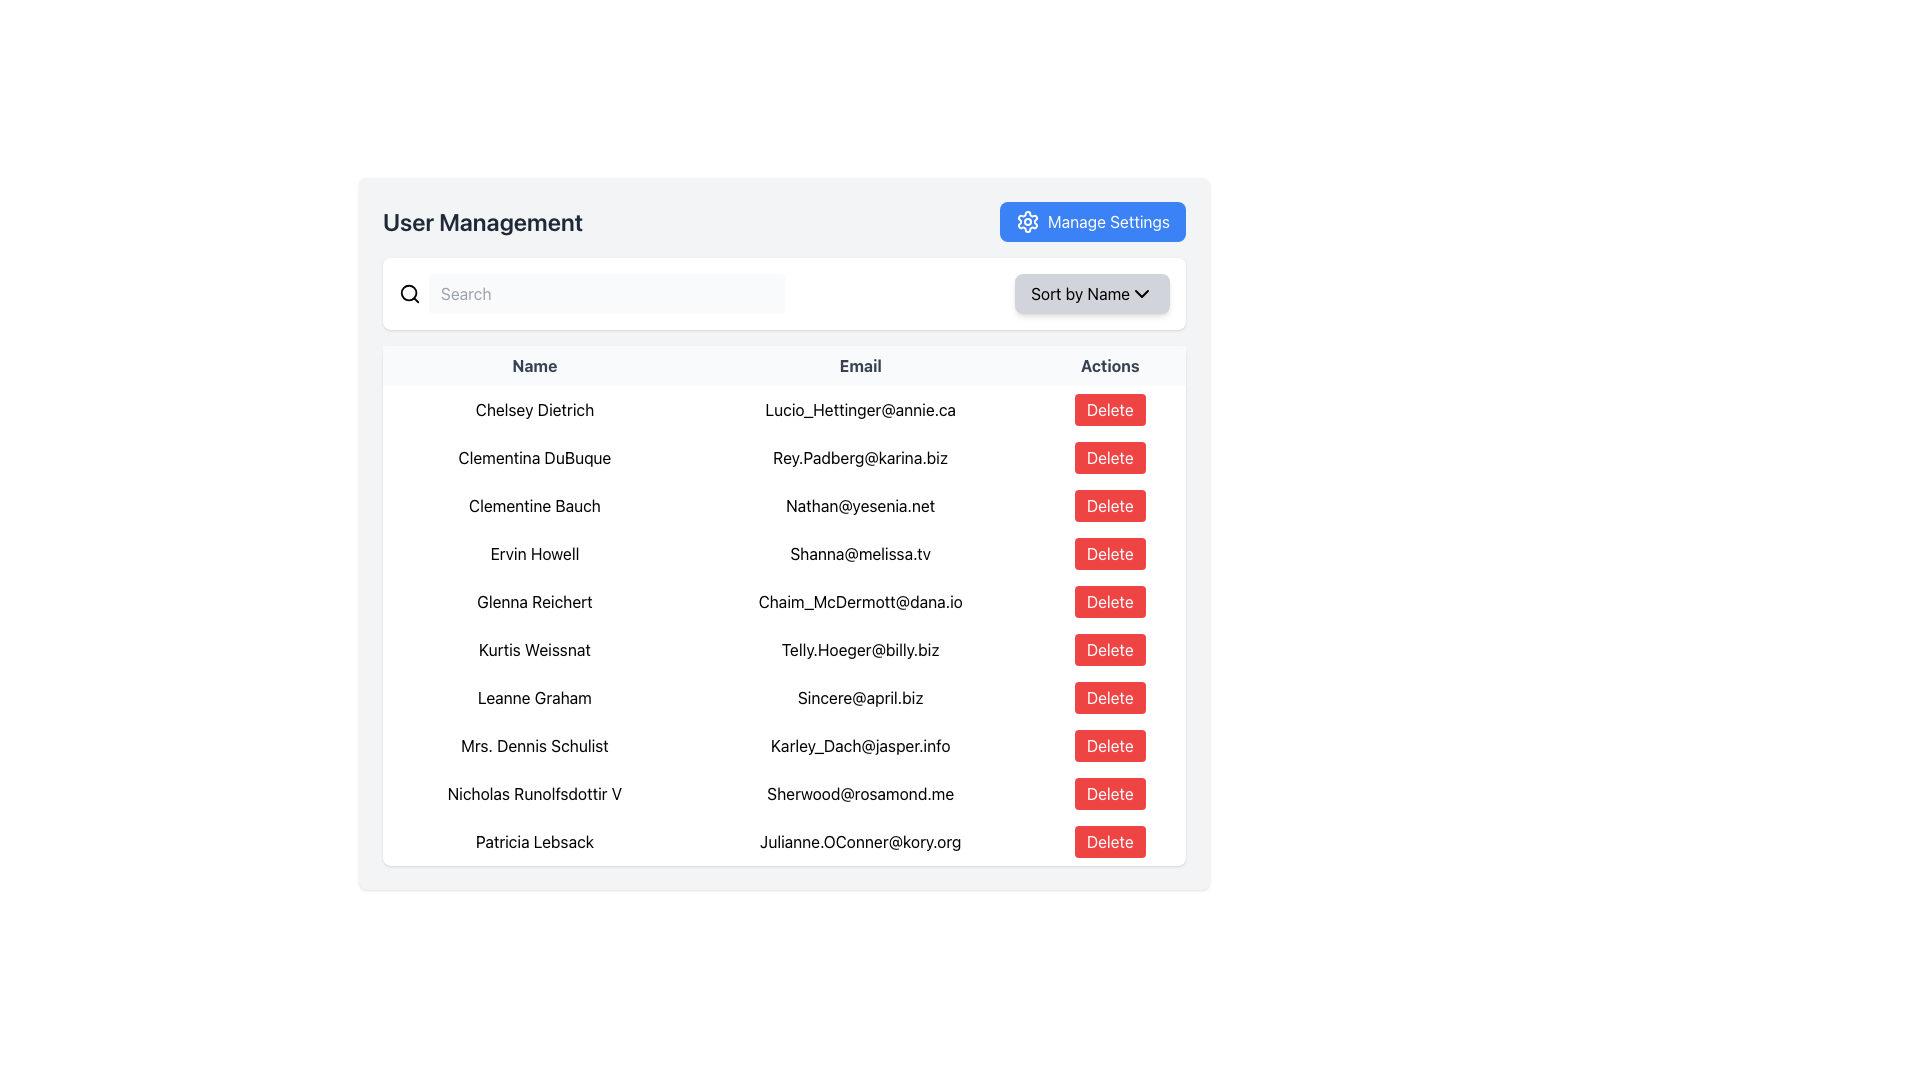 Image resolution: width=1920 pixels, height=1080 pixels. What do you see at coordinates (860, 841) in the screenshot?
I see `the email address 'Julianne.OConner@kory.org' located in the 'Email' column of the last row in the User Management section, which is positioned between the name 'Patricia Lebsack' and a 'Delete' button` at bounding box center [860, 841].